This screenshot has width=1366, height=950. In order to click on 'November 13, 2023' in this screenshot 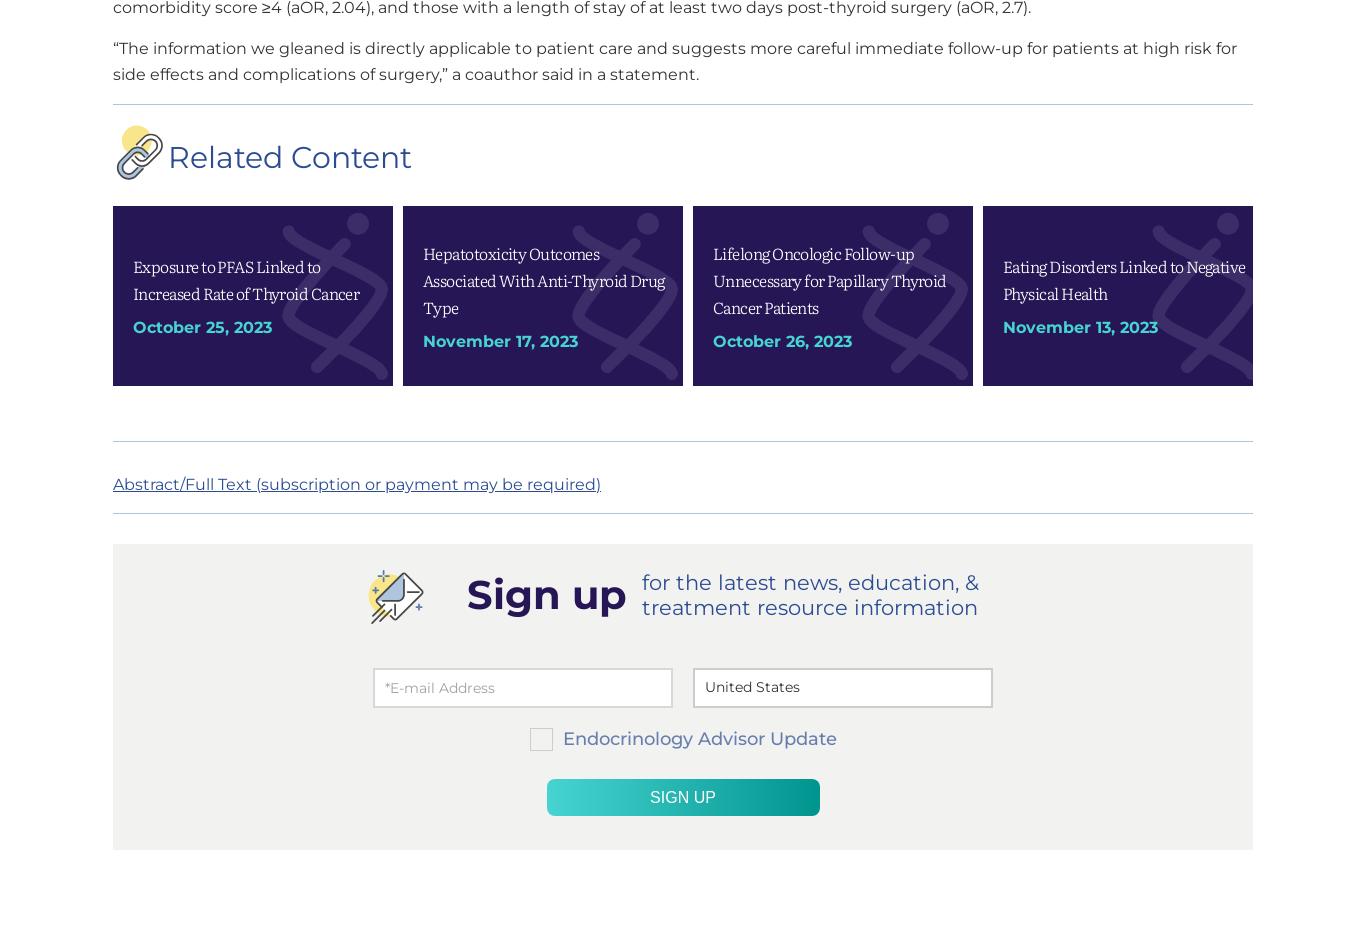, I will do `click(1003, 326)`.